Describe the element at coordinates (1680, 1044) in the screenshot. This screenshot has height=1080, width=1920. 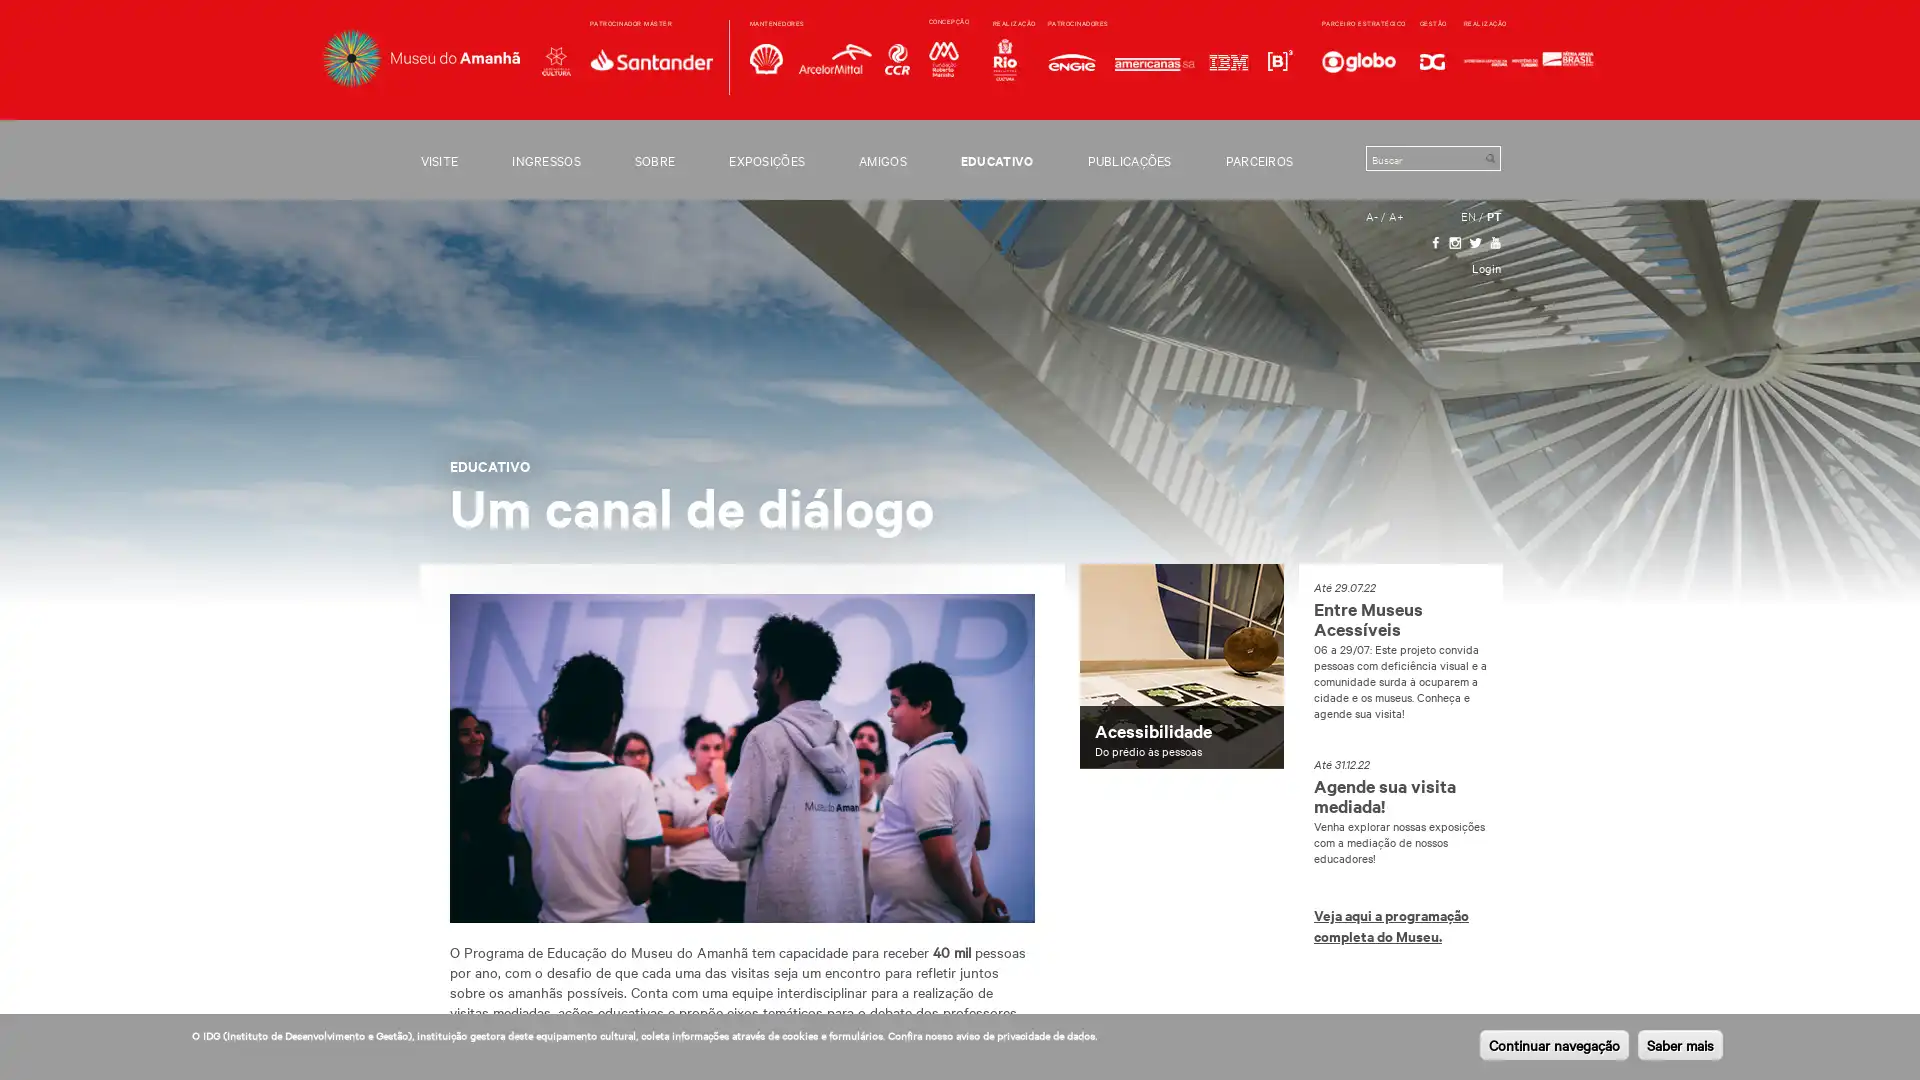
I see `Saber mais` at that location.